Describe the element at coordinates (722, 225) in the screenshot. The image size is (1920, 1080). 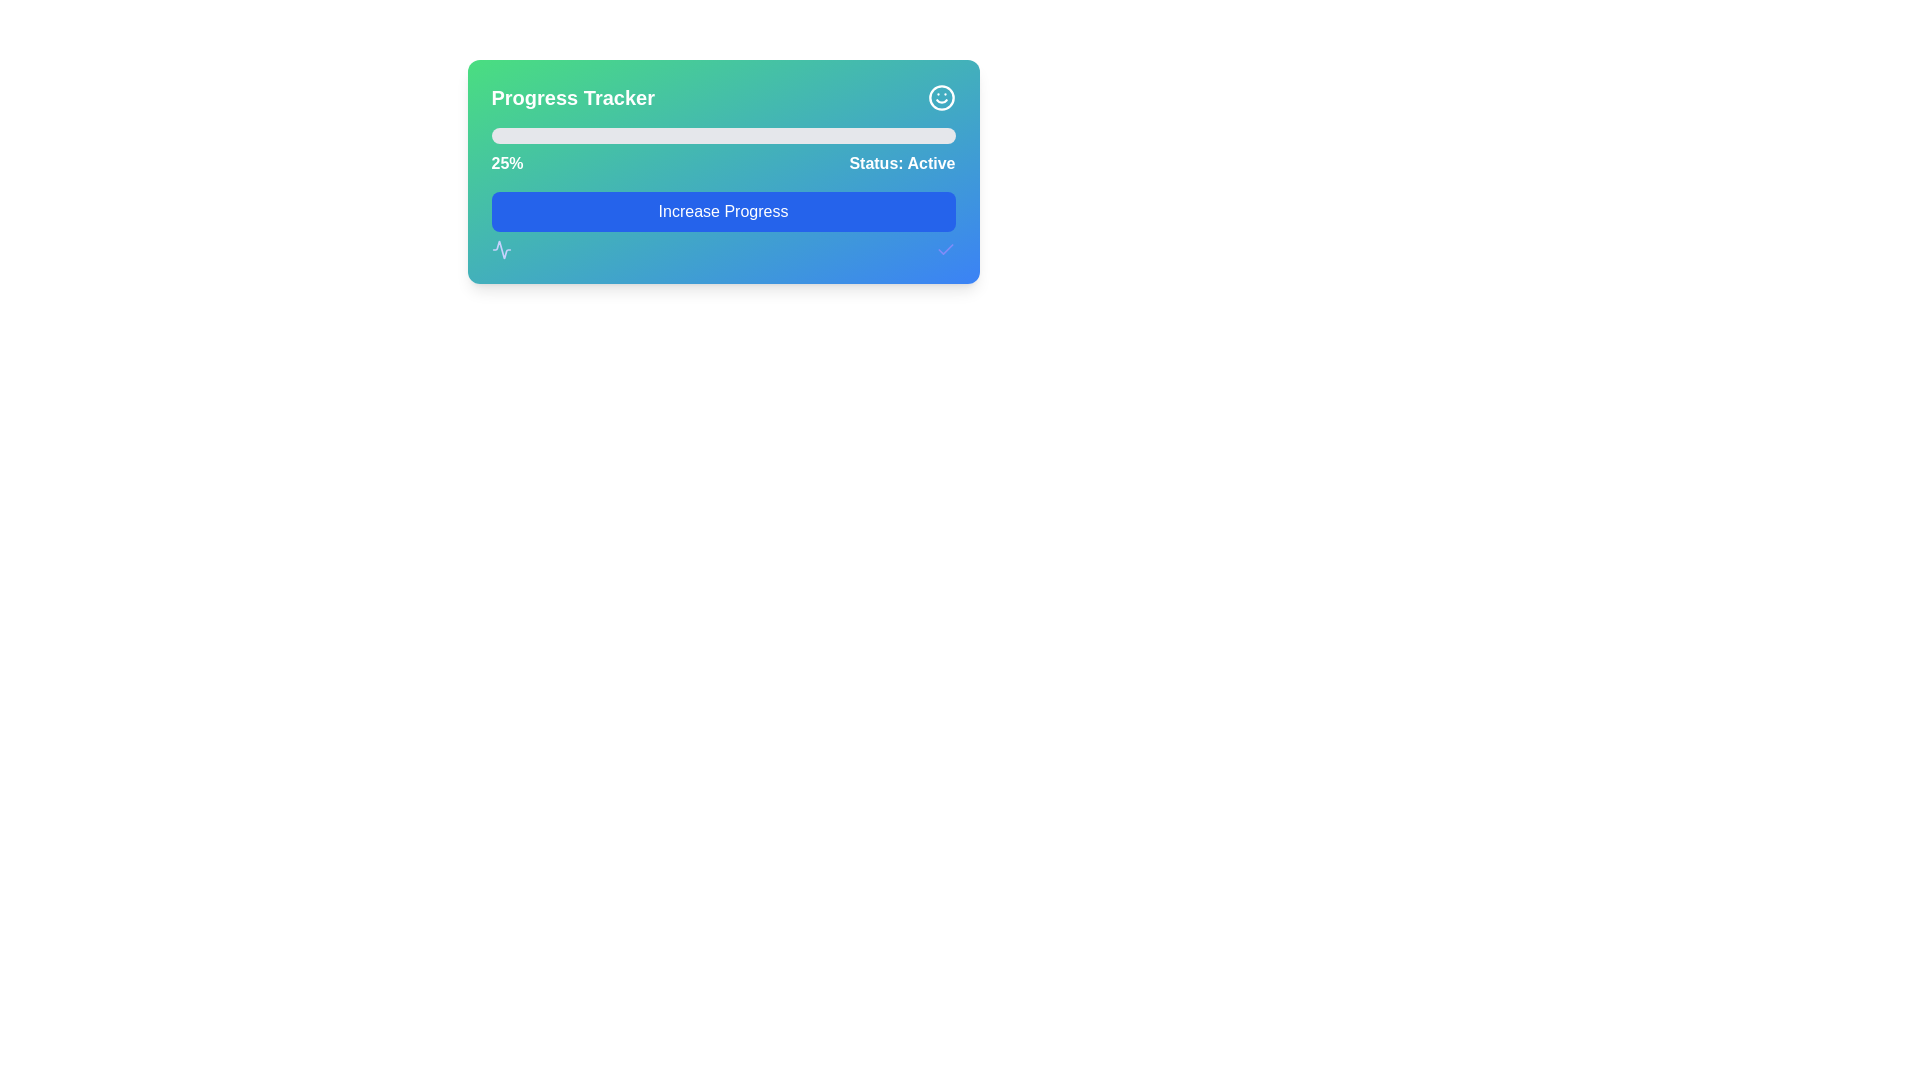
I see `the 'Increase Progress' button, which is a rectangular button with a deep blue background and white text` at that location.